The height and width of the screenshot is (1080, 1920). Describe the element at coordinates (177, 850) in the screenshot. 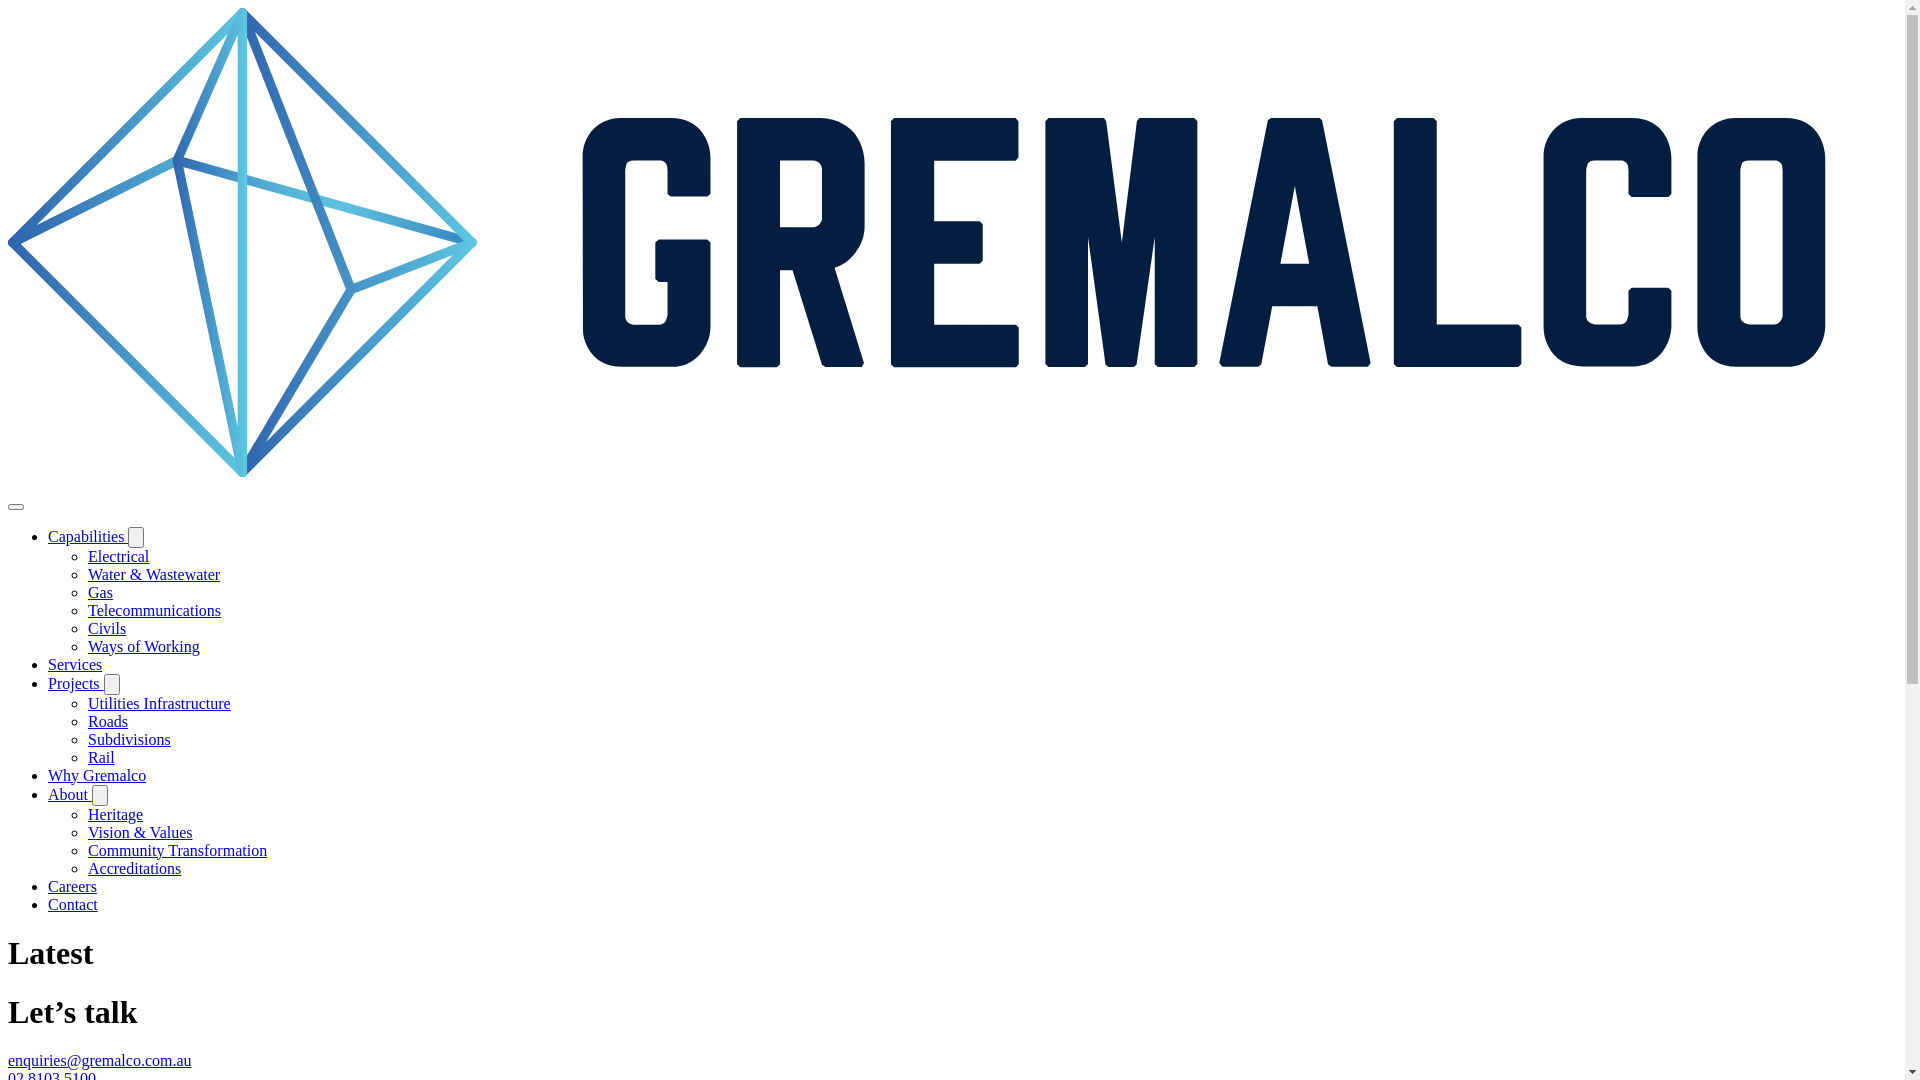

I see `'Community Transformation'` at that location.